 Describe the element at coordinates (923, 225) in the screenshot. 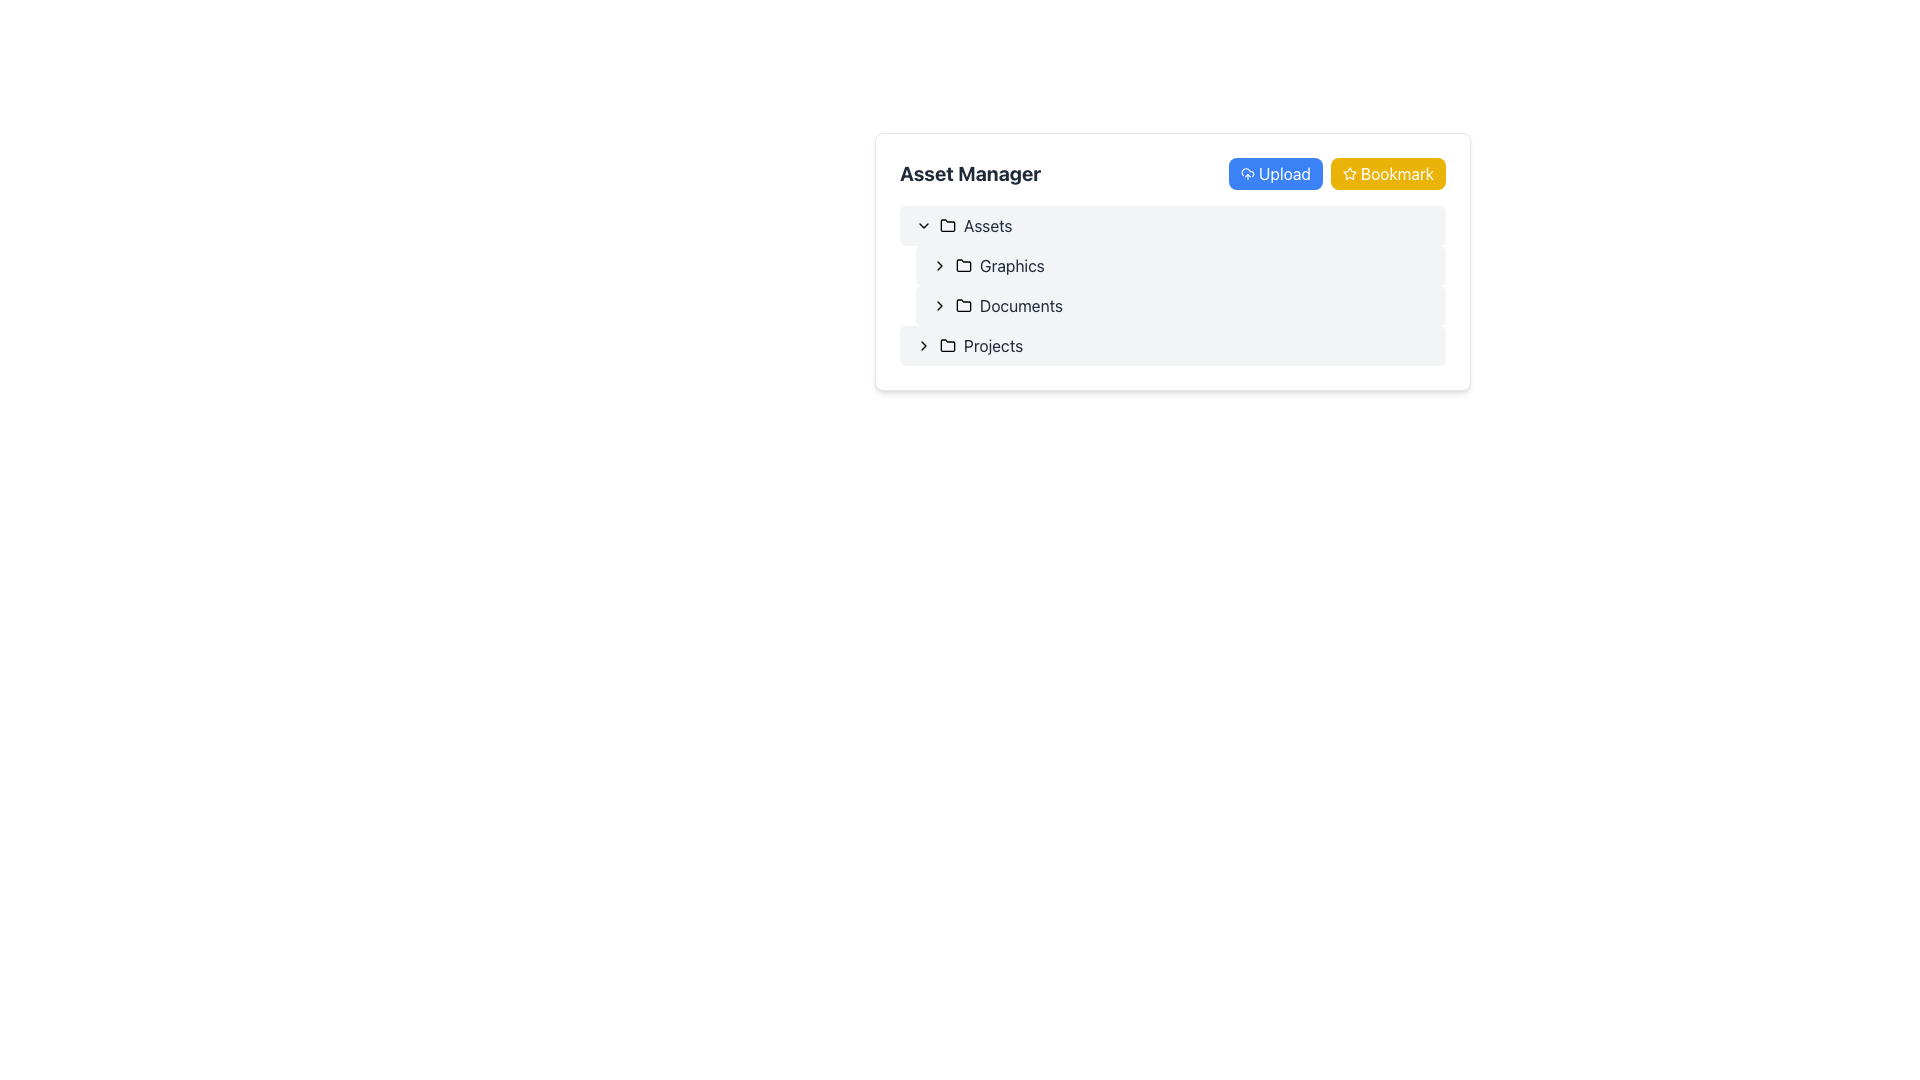

I see `the Chevron icon located immediately to the left of the 'Assets' label` at that location.